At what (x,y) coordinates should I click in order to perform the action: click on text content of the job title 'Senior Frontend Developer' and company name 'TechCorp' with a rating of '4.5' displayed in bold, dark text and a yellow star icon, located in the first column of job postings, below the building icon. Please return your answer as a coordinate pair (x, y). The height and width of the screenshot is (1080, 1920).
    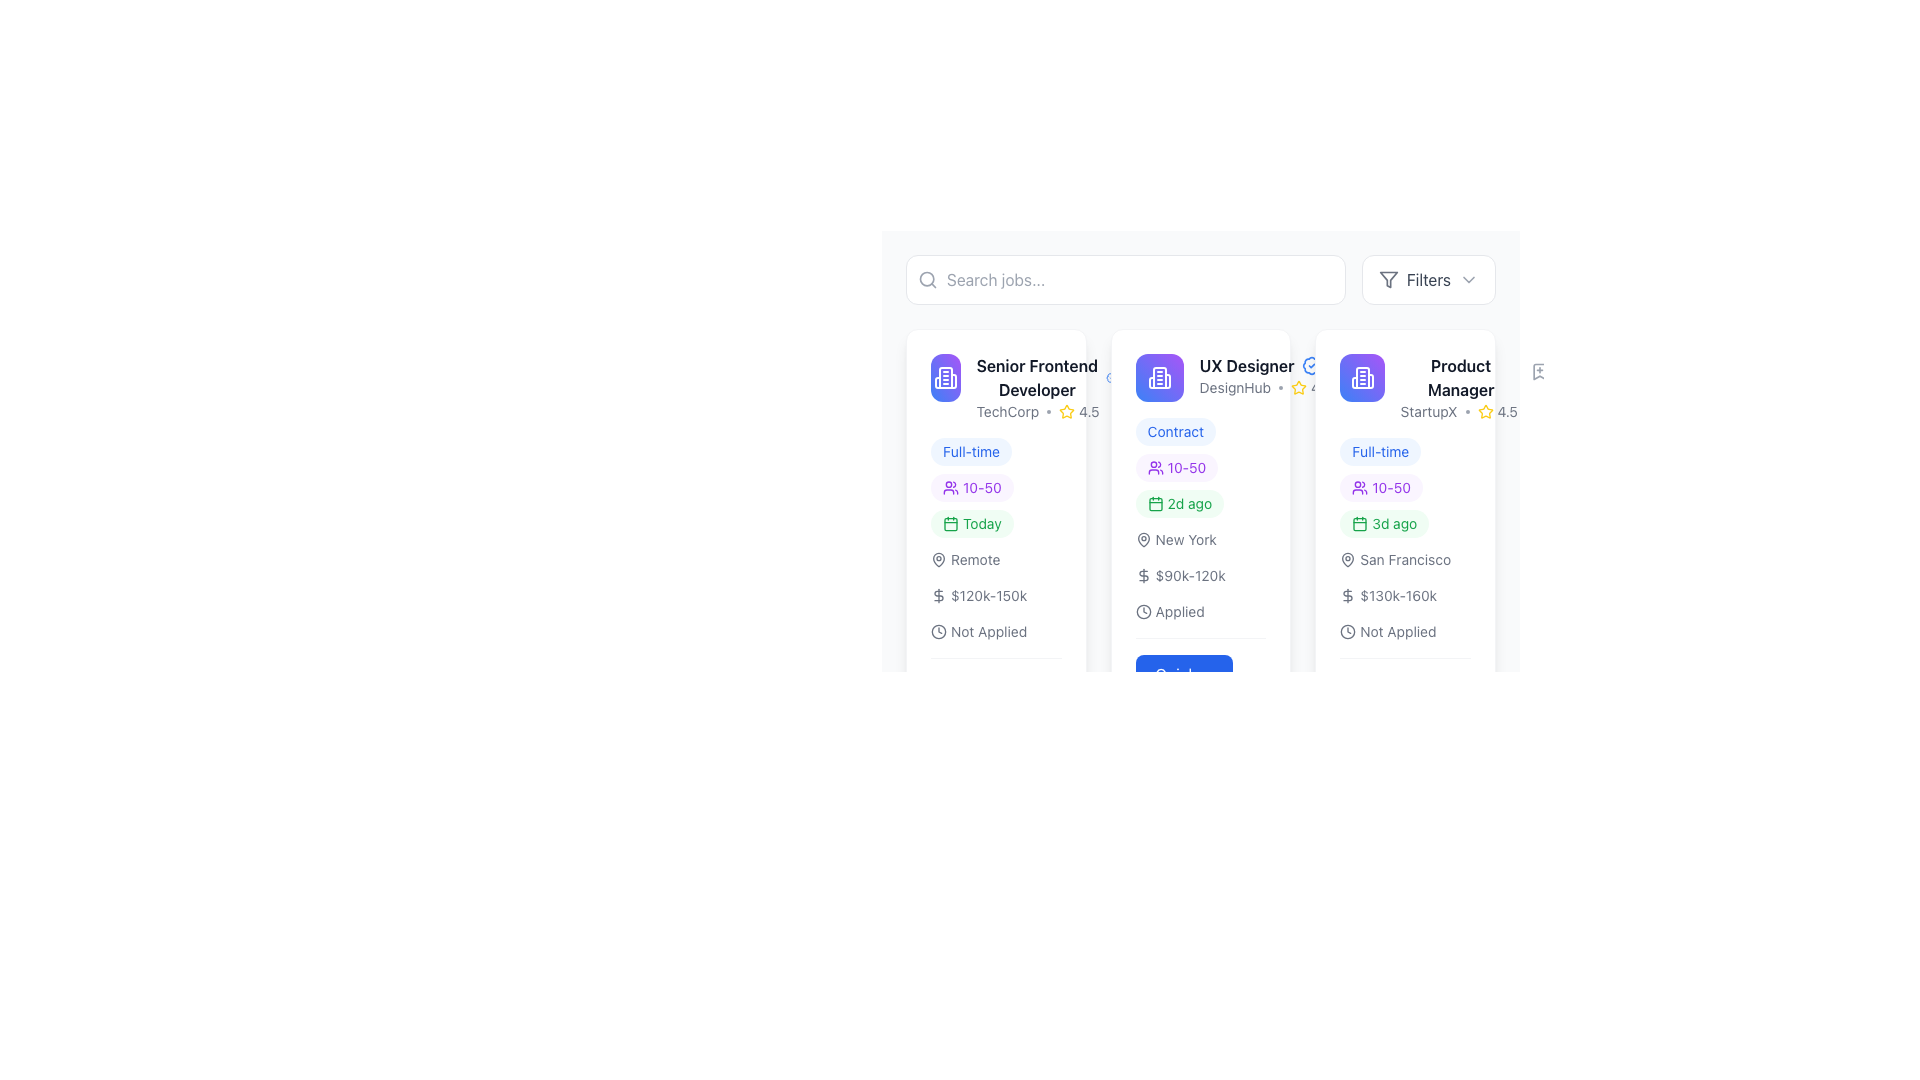
    Looking at the image, I should click on (1046, 388).